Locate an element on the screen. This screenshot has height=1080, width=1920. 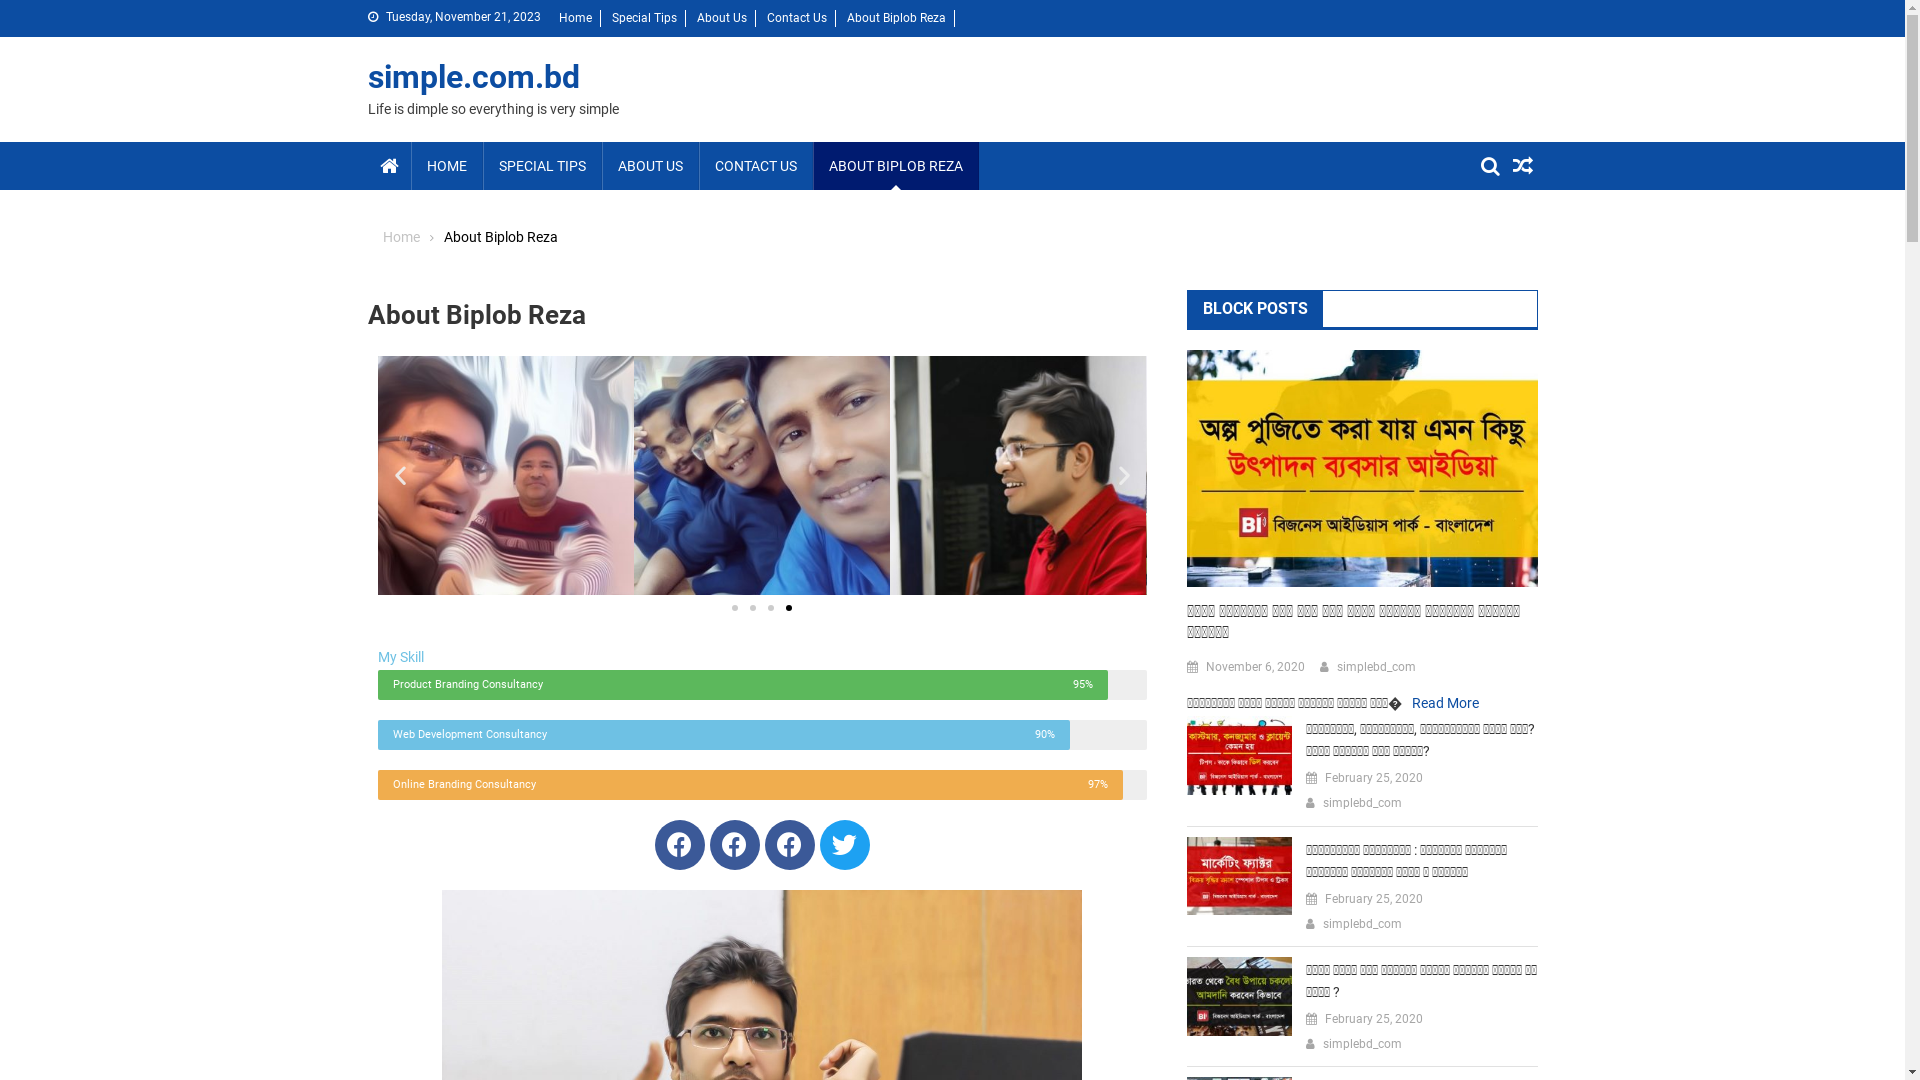
'February 25, 2020' is located at coordinates (1372, 898).